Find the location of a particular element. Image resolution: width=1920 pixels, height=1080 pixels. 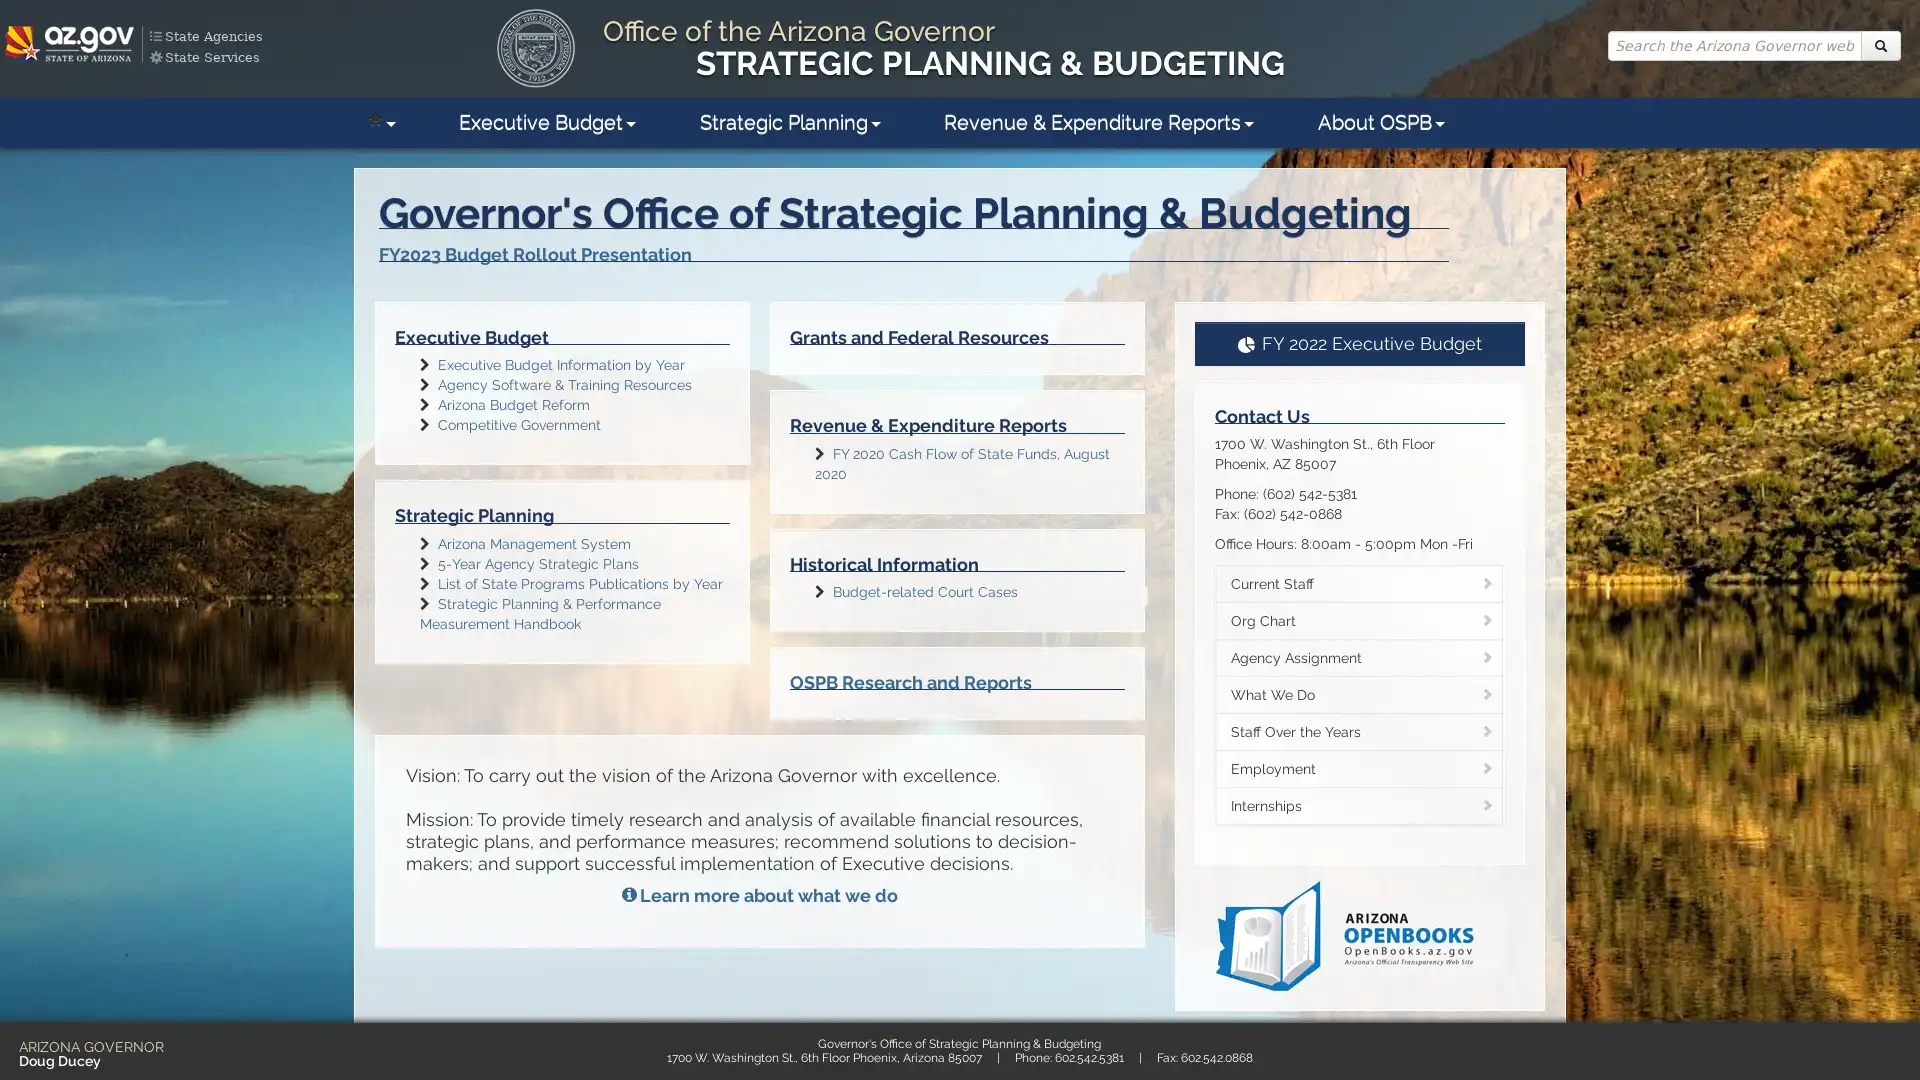

FY 2022 Executive Budget is located at coordinates (1359, 342).